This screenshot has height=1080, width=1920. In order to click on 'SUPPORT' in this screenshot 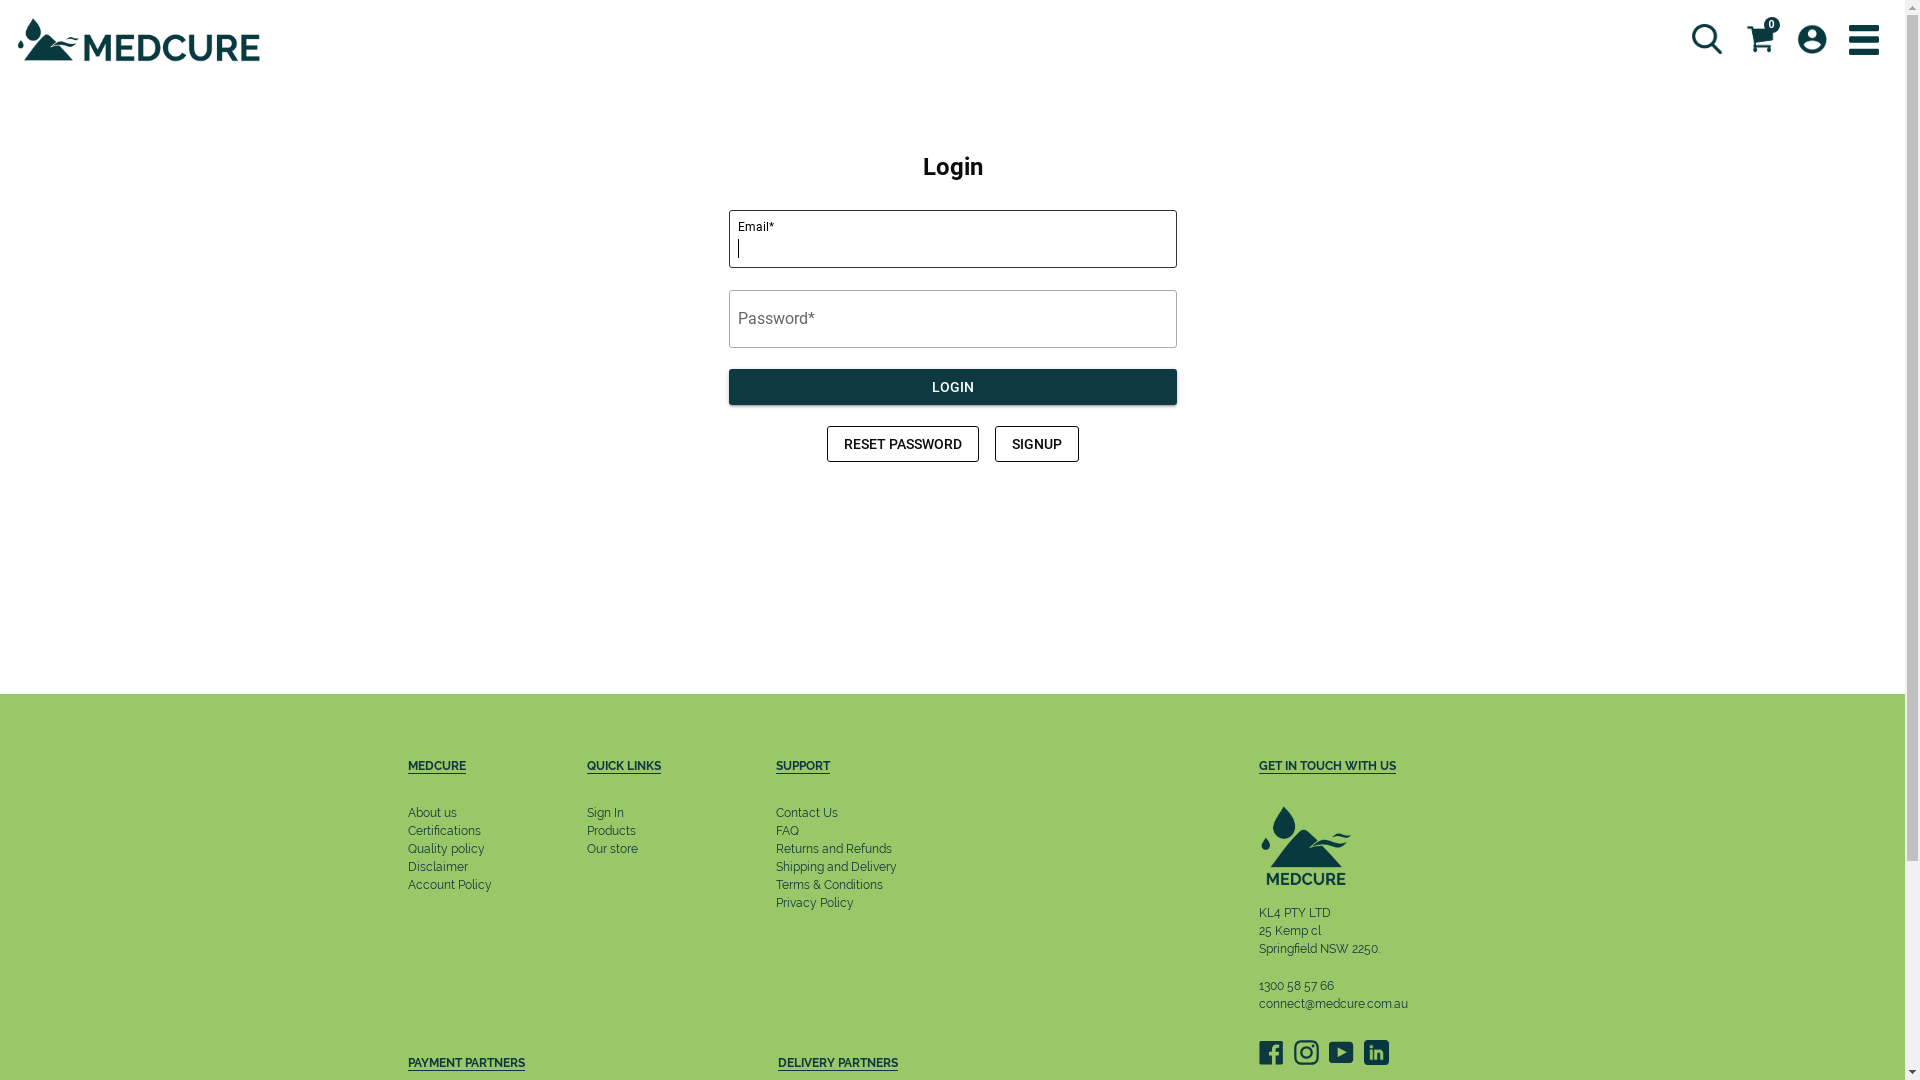, I will do `click(851, 767)`.